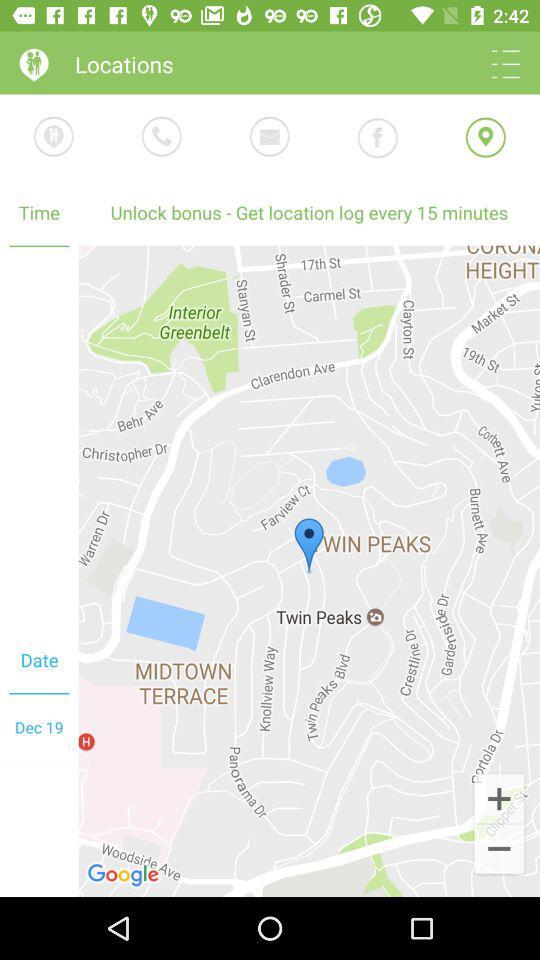 The width and height of the screenshot is (540, 960). What do you see at coordinates (504, 64) in the screenshot?
I see `open options menu` at bounding box center [504, 64].